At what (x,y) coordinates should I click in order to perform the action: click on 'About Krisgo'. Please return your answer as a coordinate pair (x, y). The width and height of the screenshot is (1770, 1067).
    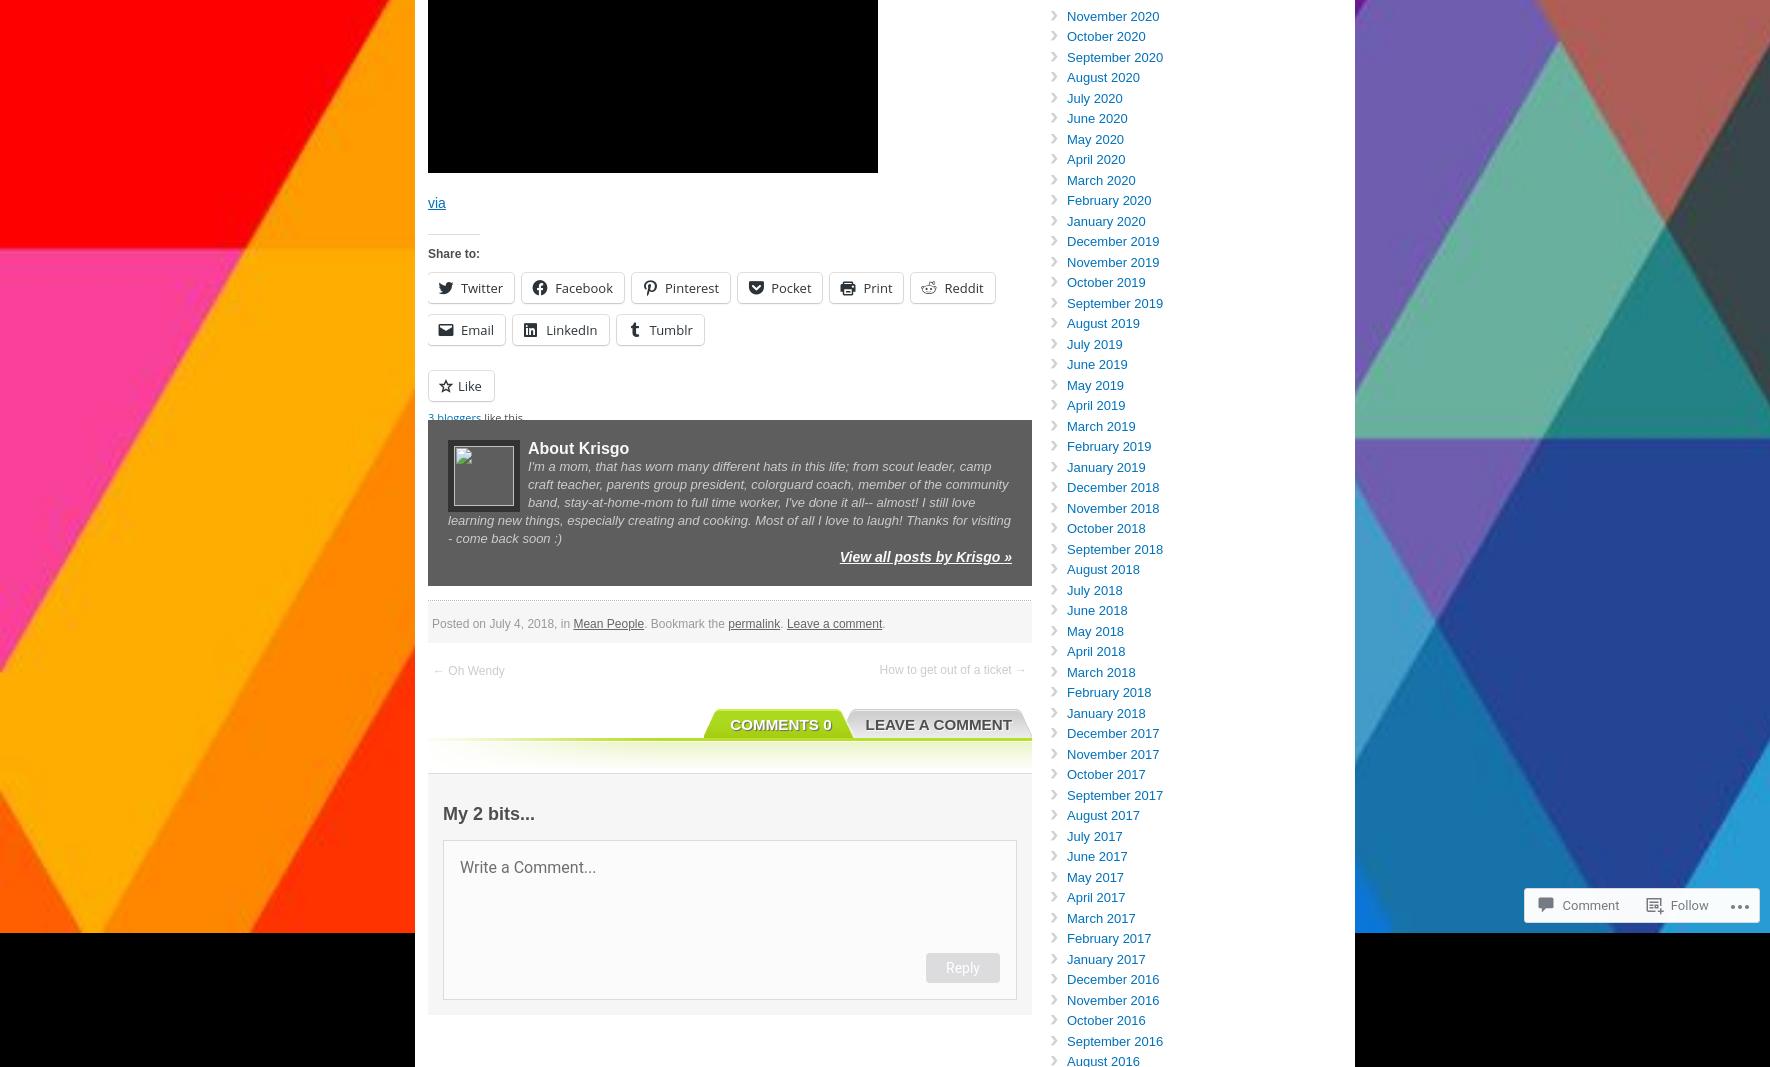
    Looking at the image, I should click on (527, 447).